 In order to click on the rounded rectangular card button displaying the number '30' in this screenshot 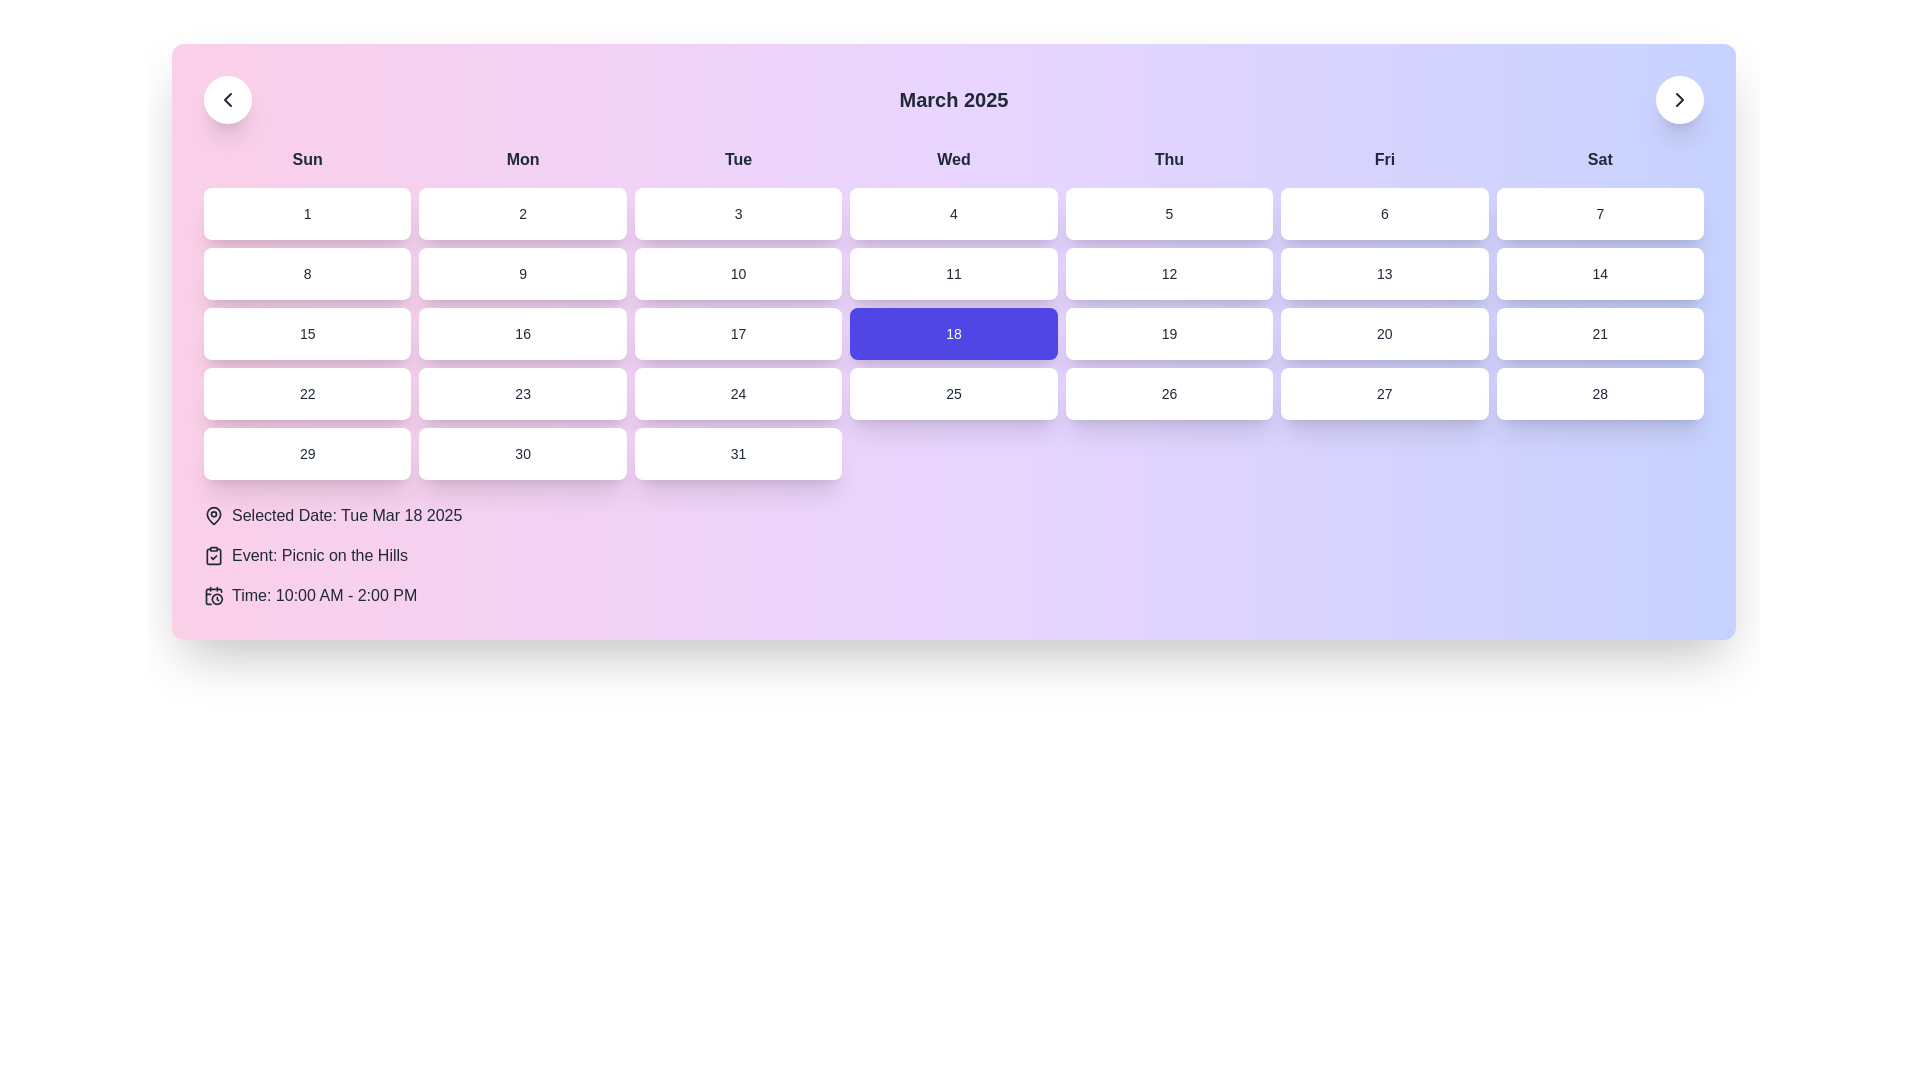, I will do `click(523, 454)`.